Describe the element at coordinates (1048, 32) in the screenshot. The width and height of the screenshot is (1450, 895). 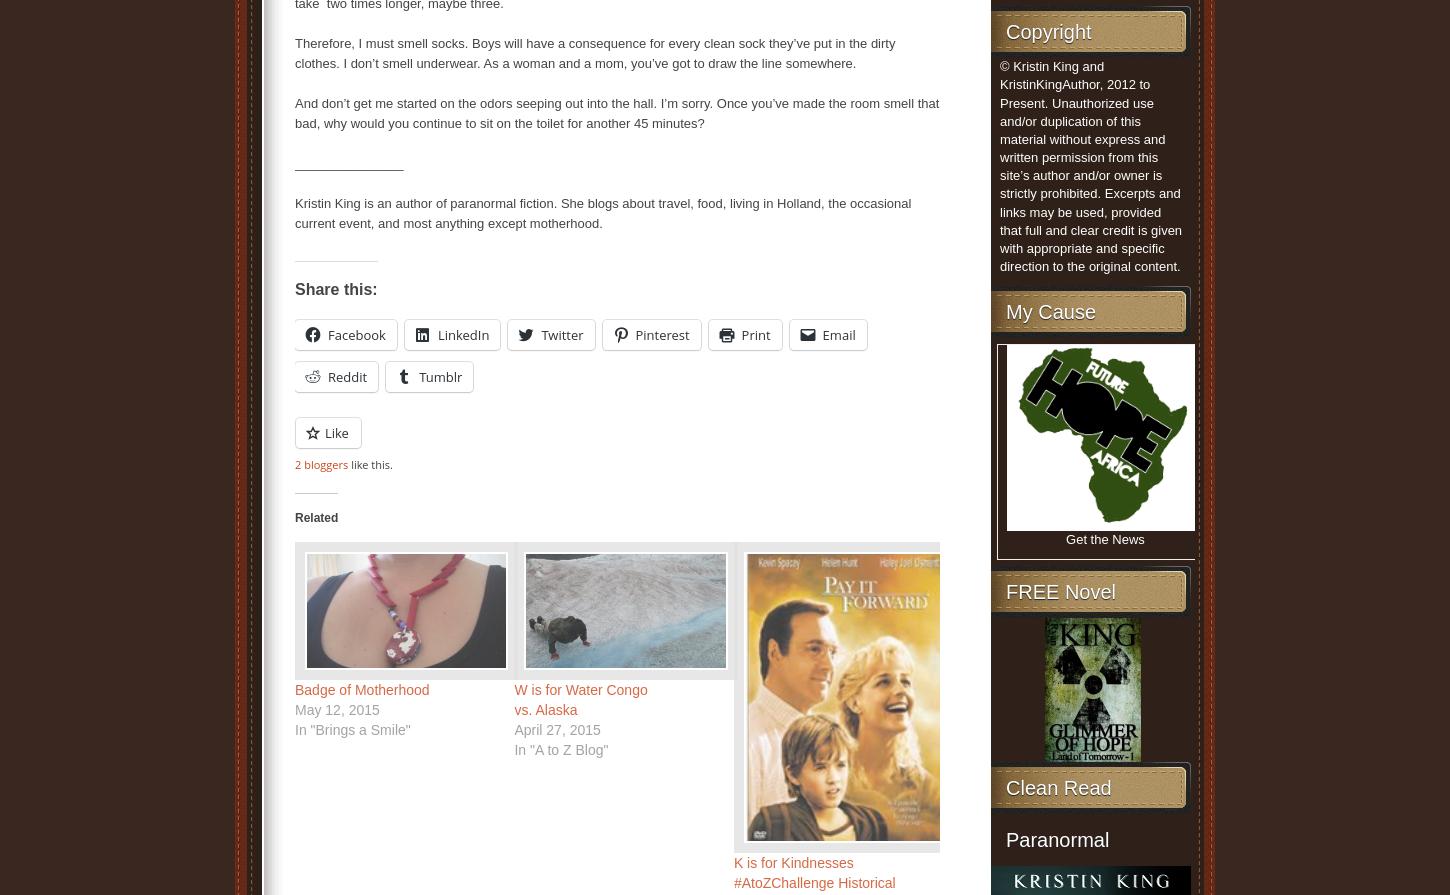
I see `'Copyright'` at that location.